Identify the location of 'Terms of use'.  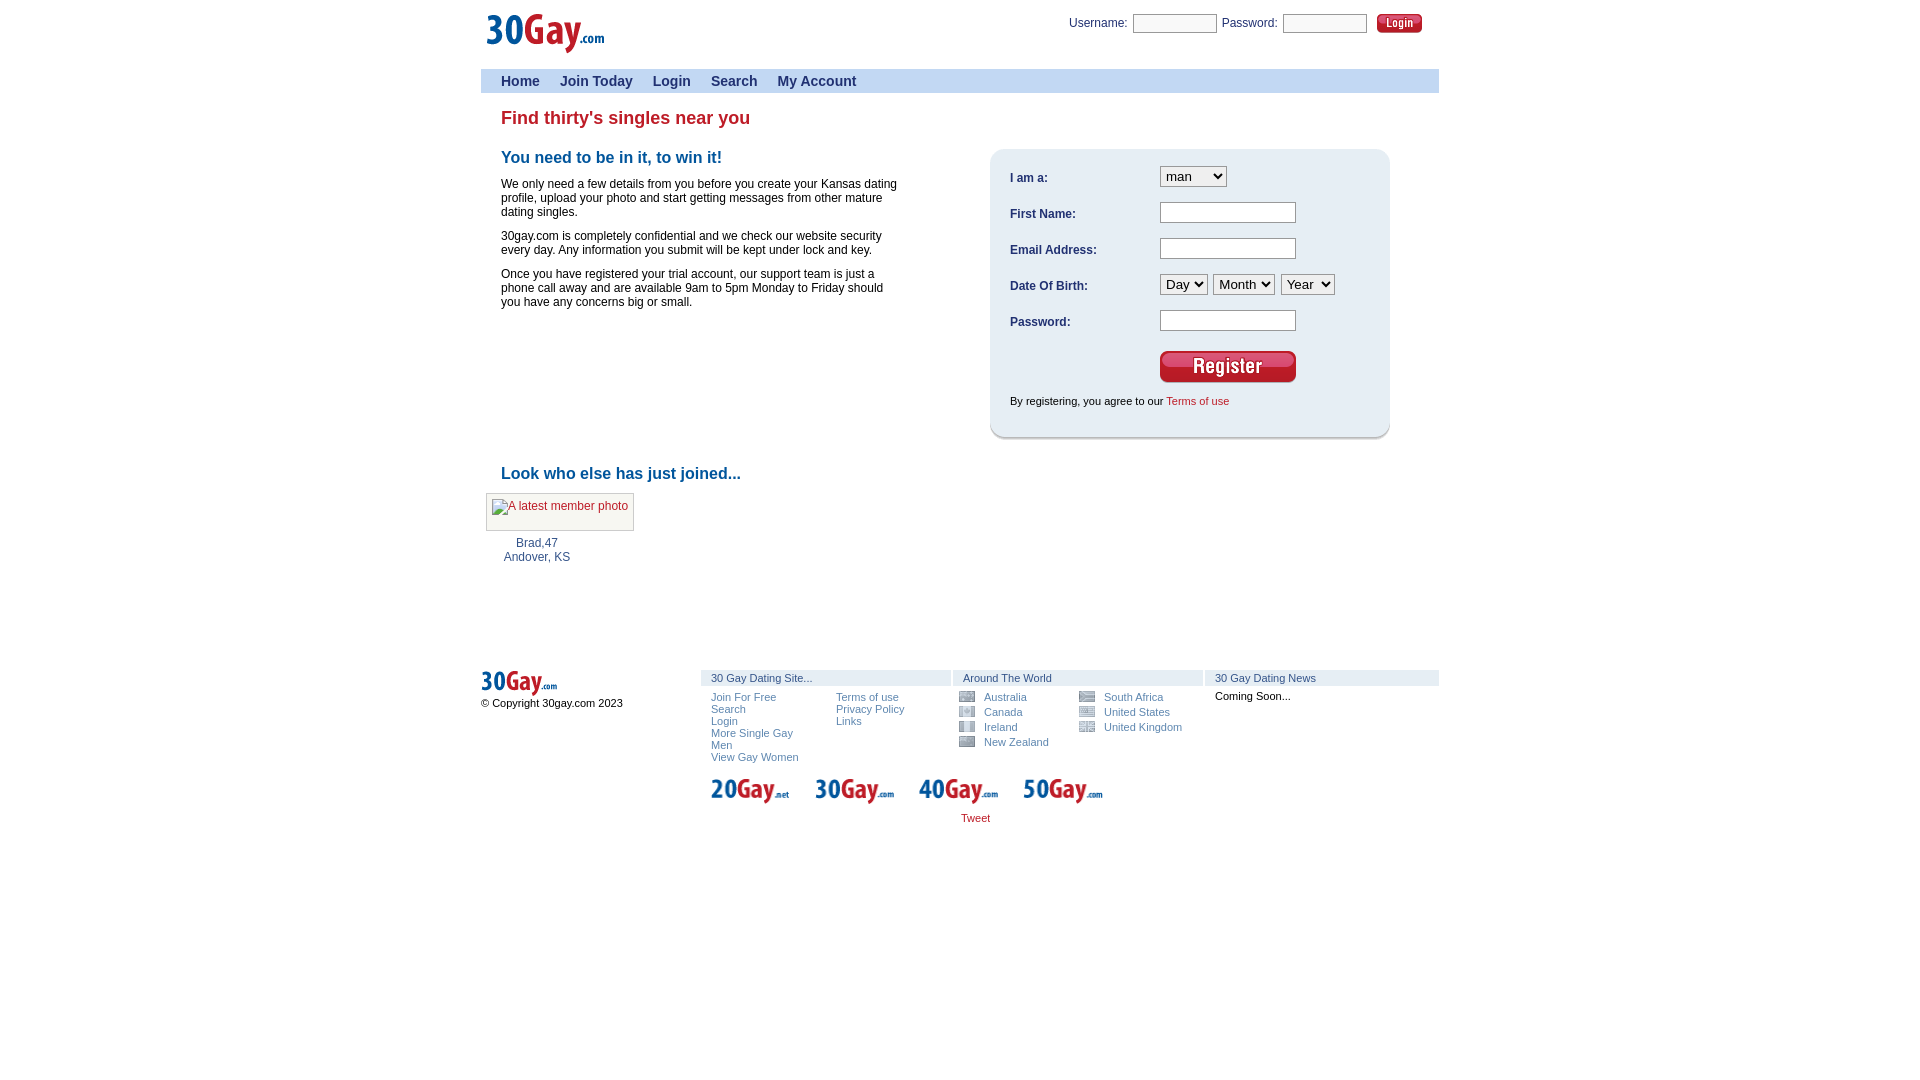
(1166, 401).